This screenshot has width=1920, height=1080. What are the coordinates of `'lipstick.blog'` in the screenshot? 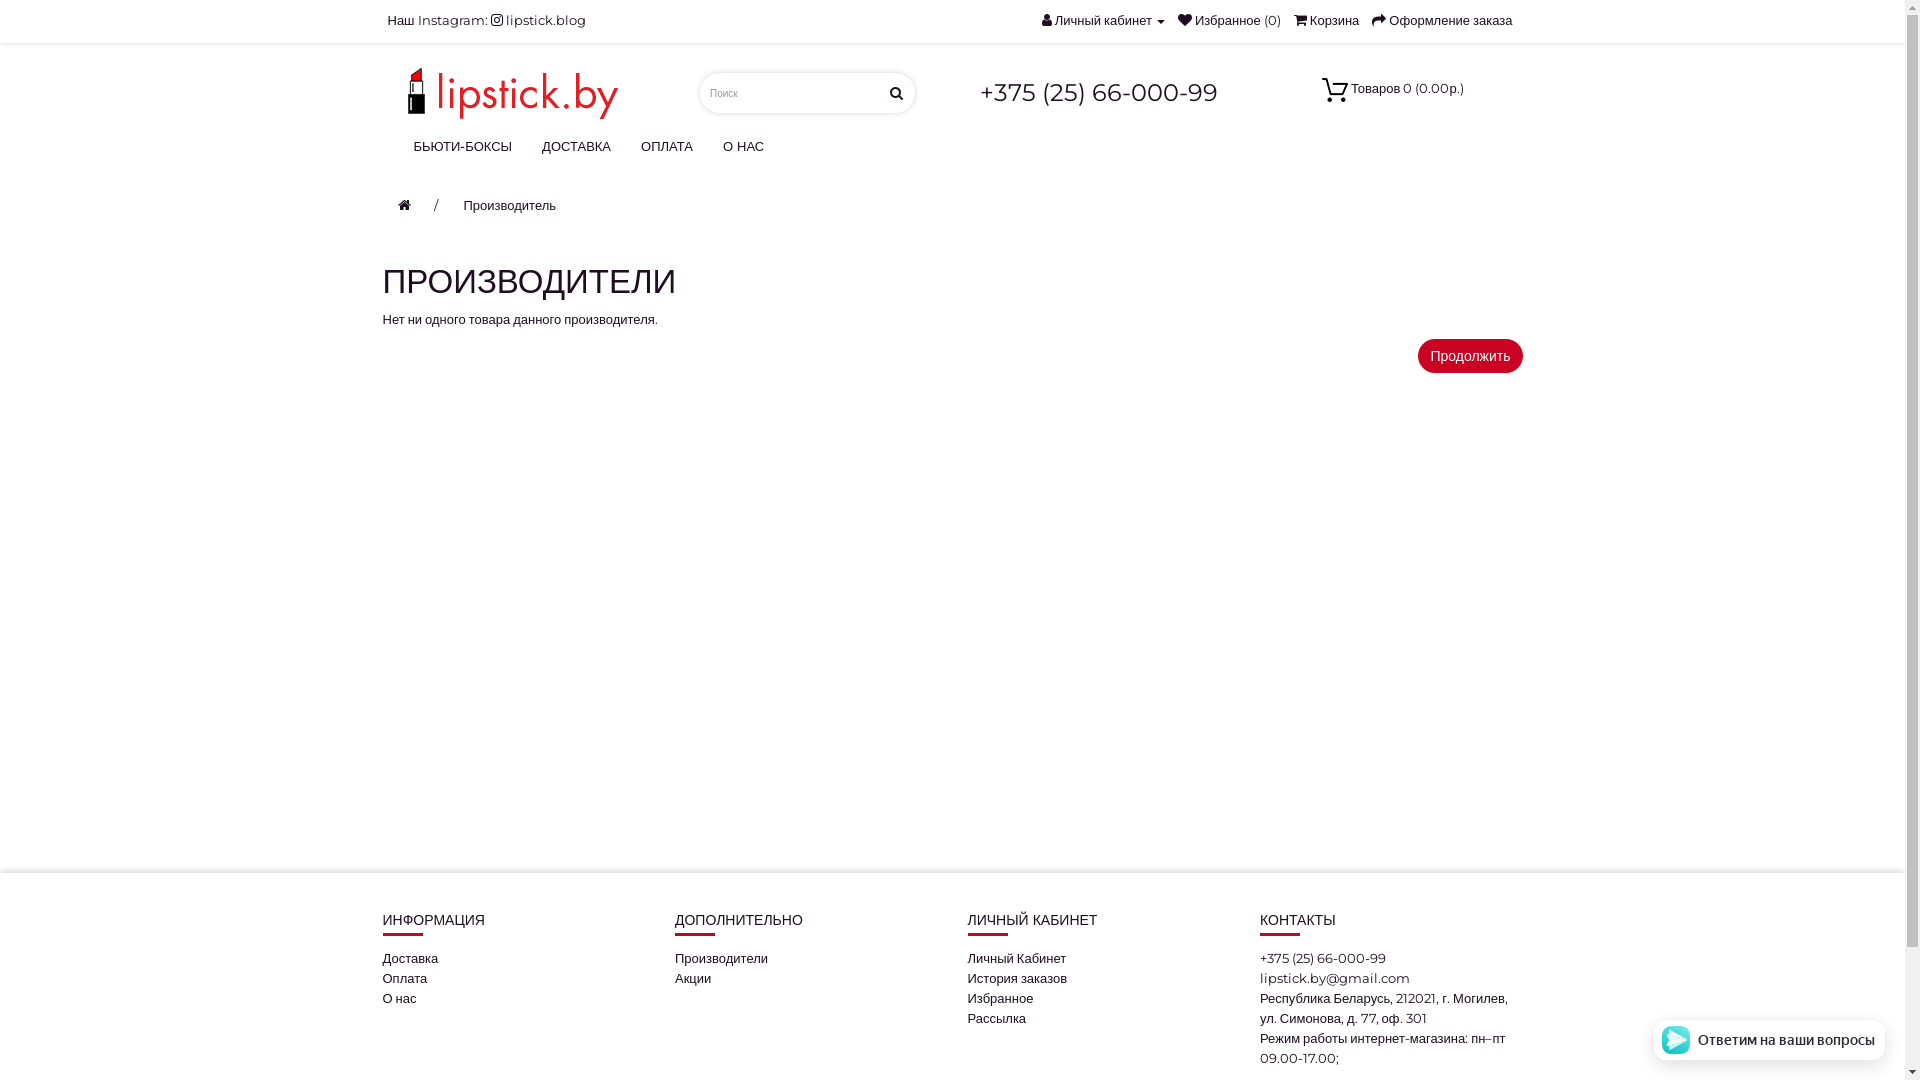 It's located at (538, 19).